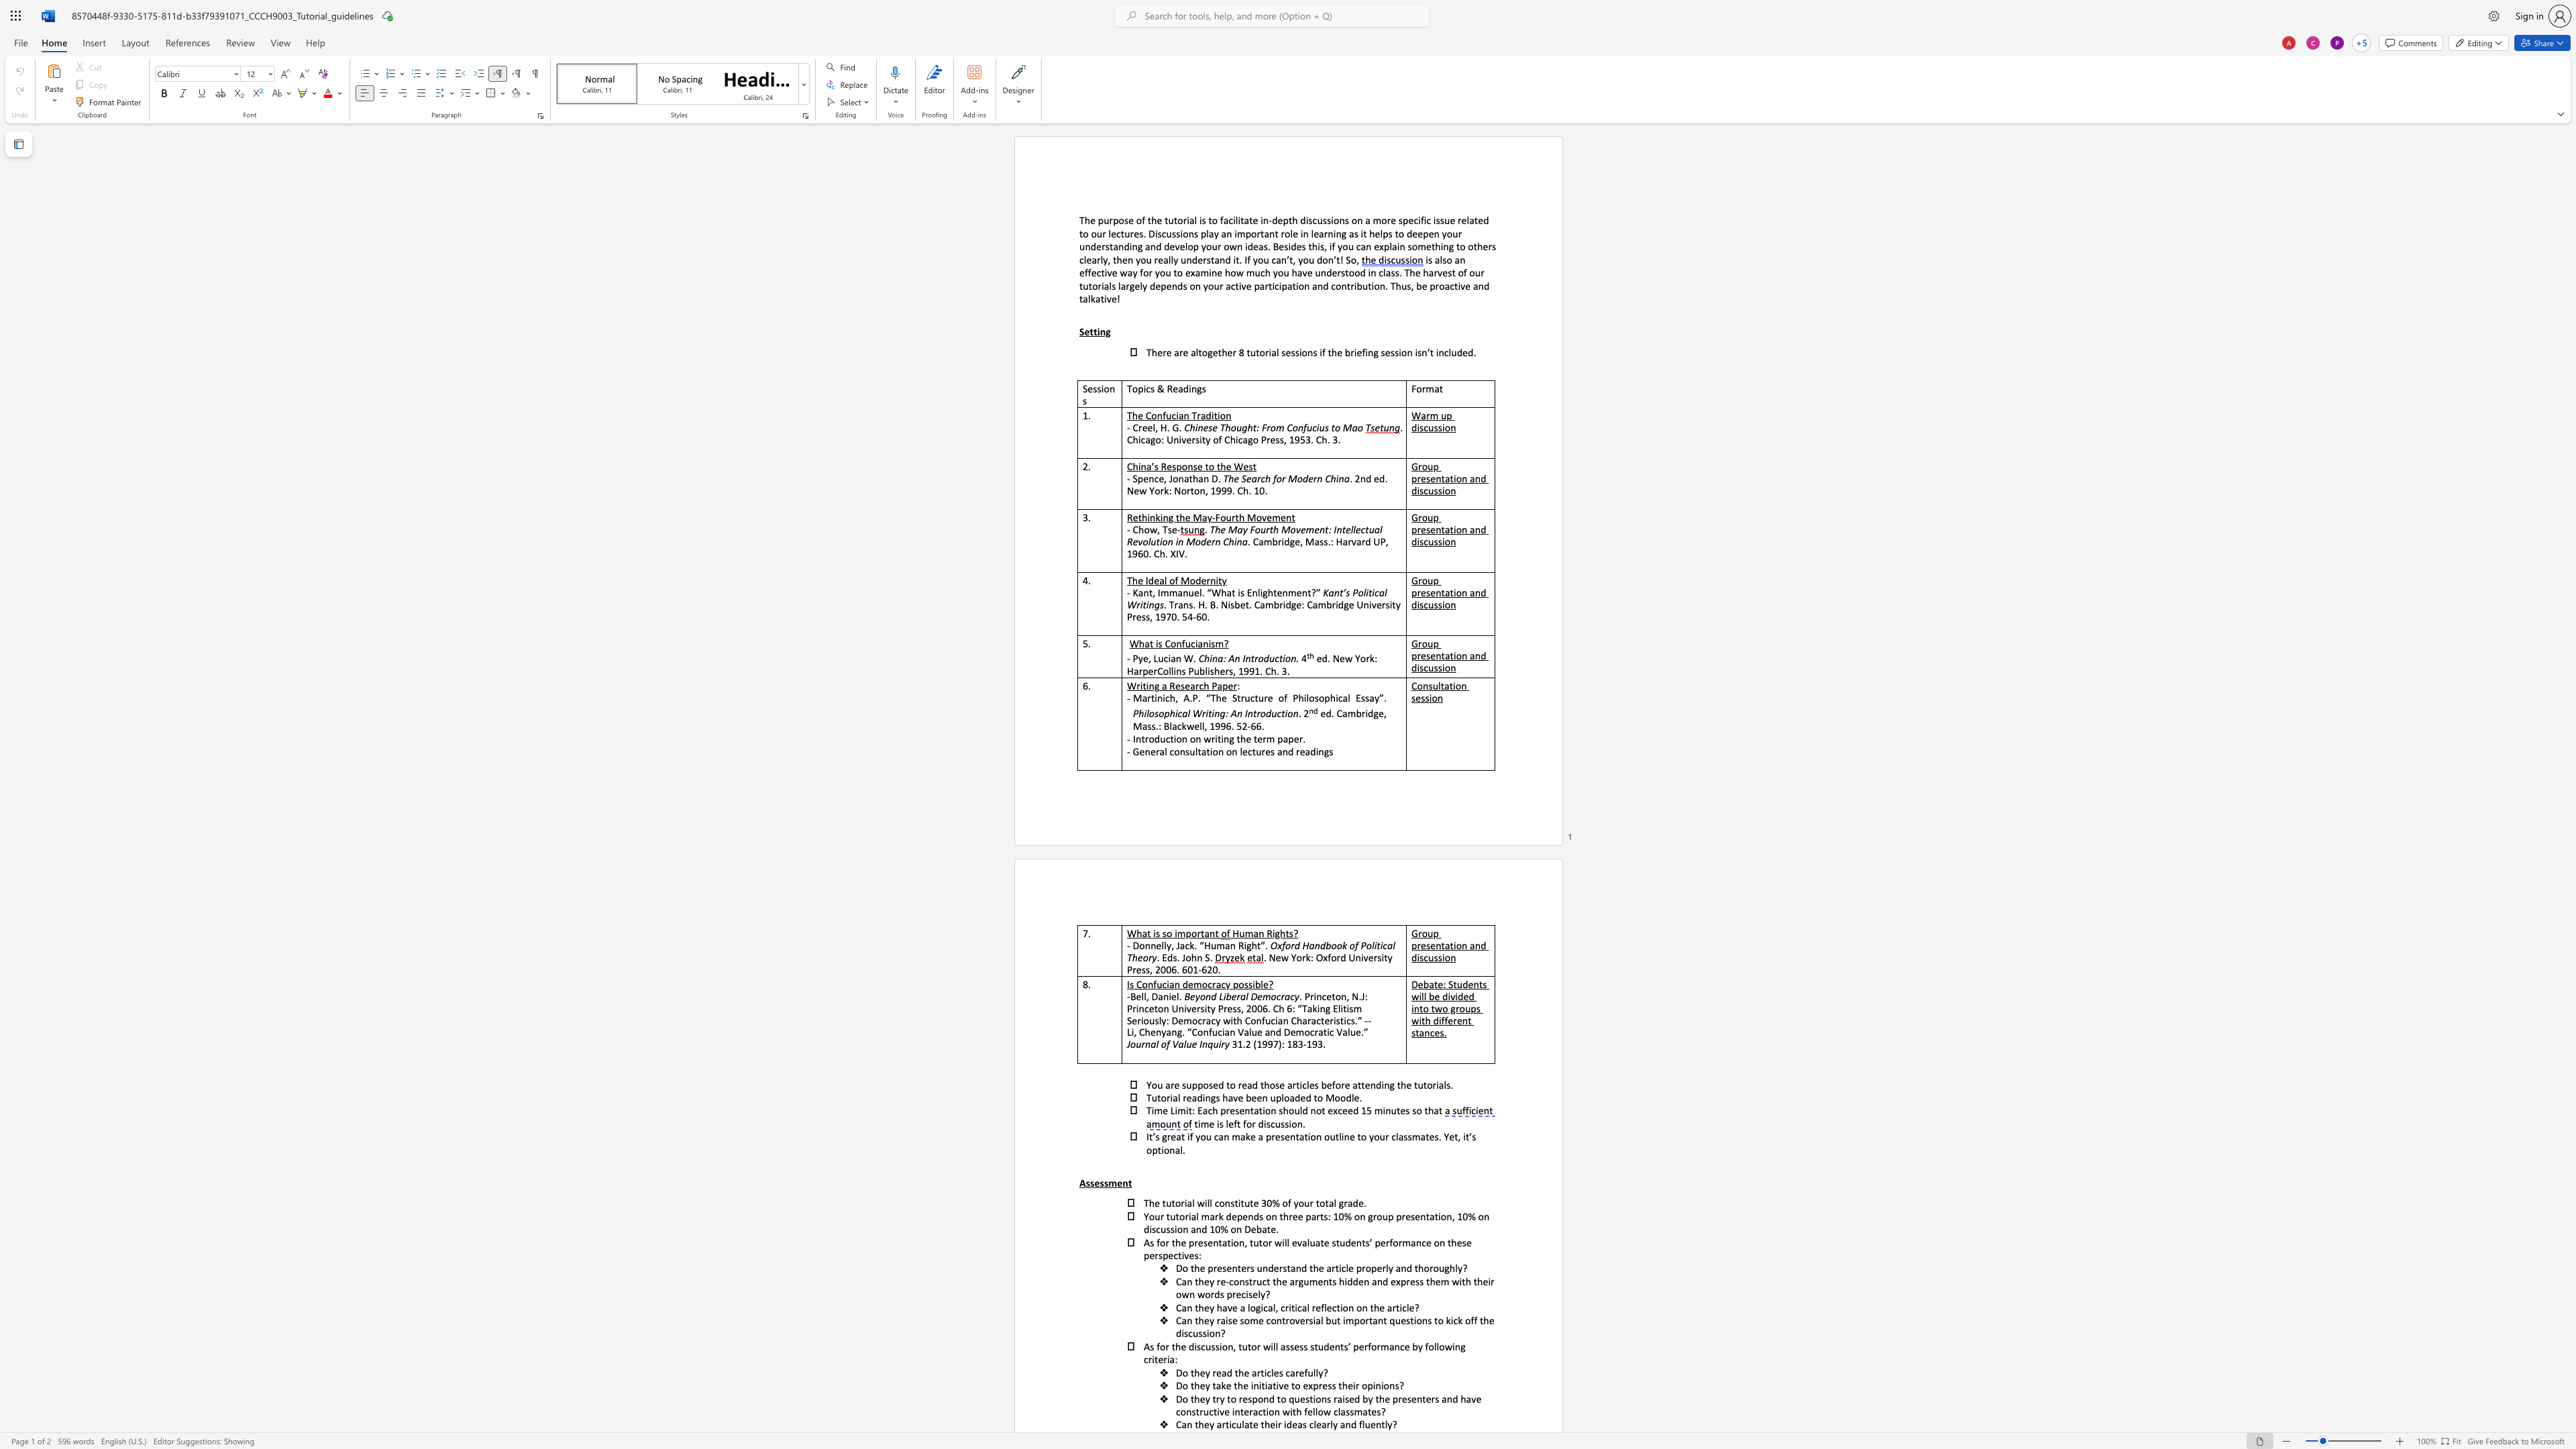  Describe the element at coordinates (1120, 284) in the screenshot. I see `the space between the continuous character "l" and "a" in the text` at that location.